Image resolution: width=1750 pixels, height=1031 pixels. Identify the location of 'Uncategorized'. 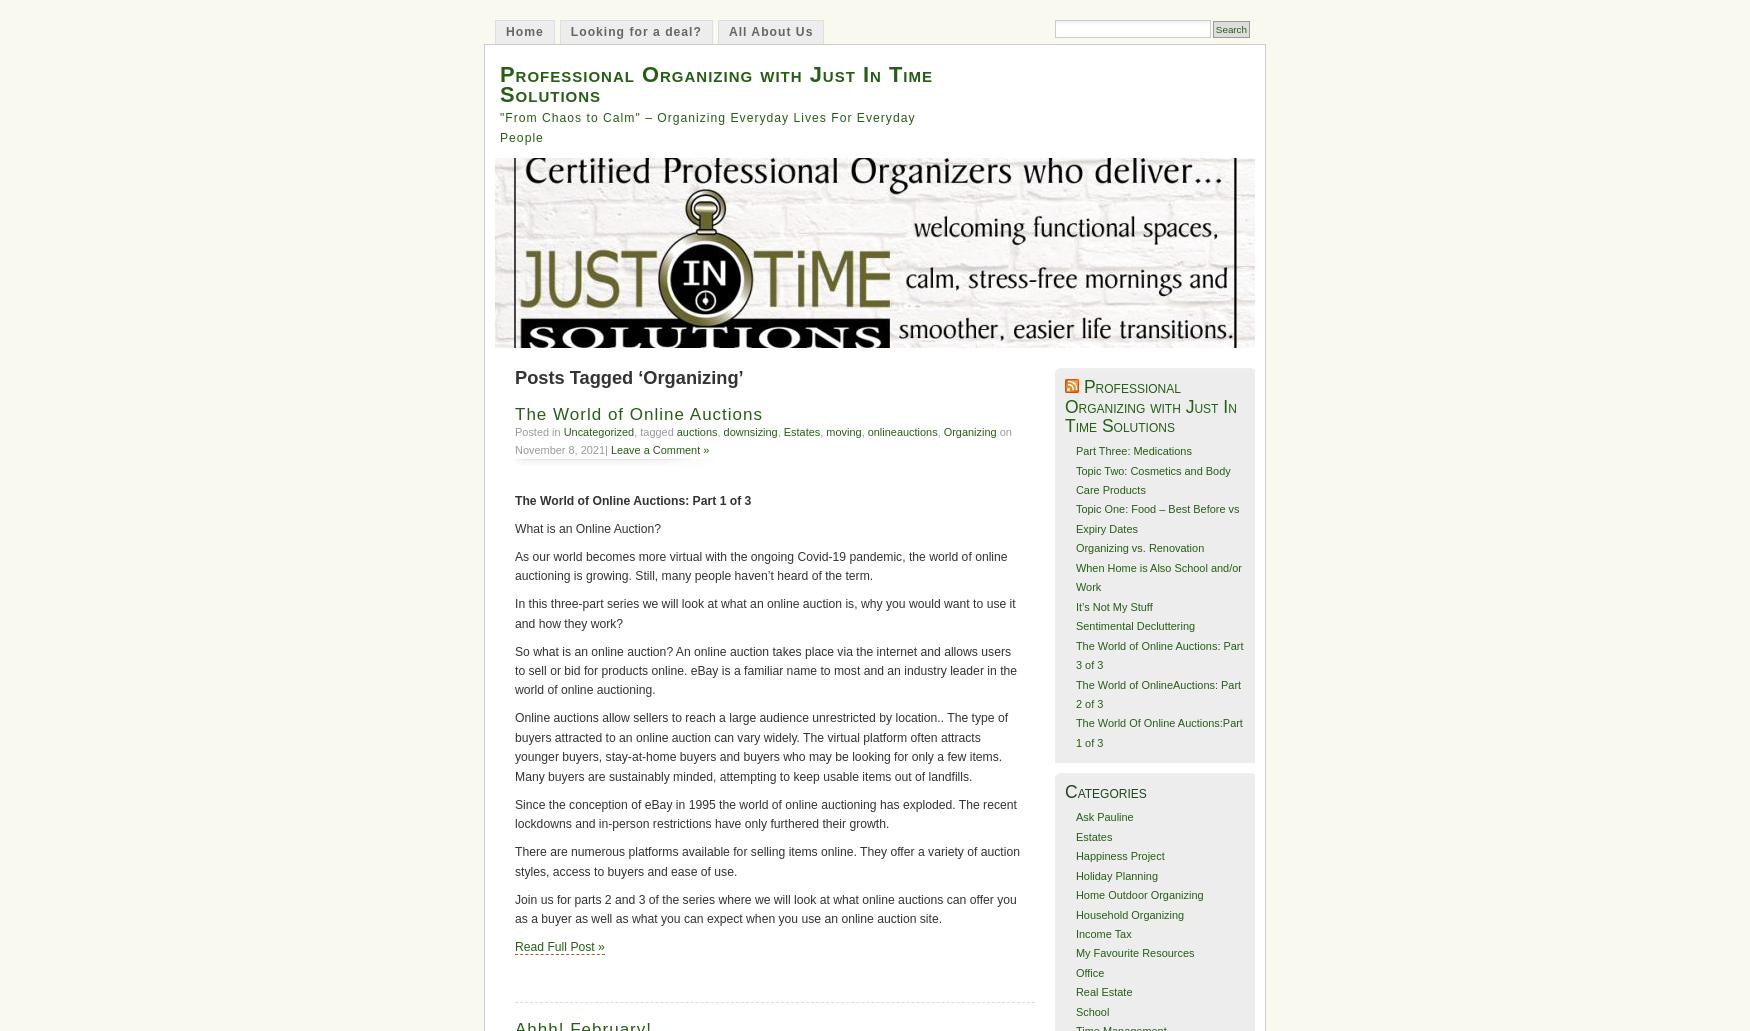
(561, 431).